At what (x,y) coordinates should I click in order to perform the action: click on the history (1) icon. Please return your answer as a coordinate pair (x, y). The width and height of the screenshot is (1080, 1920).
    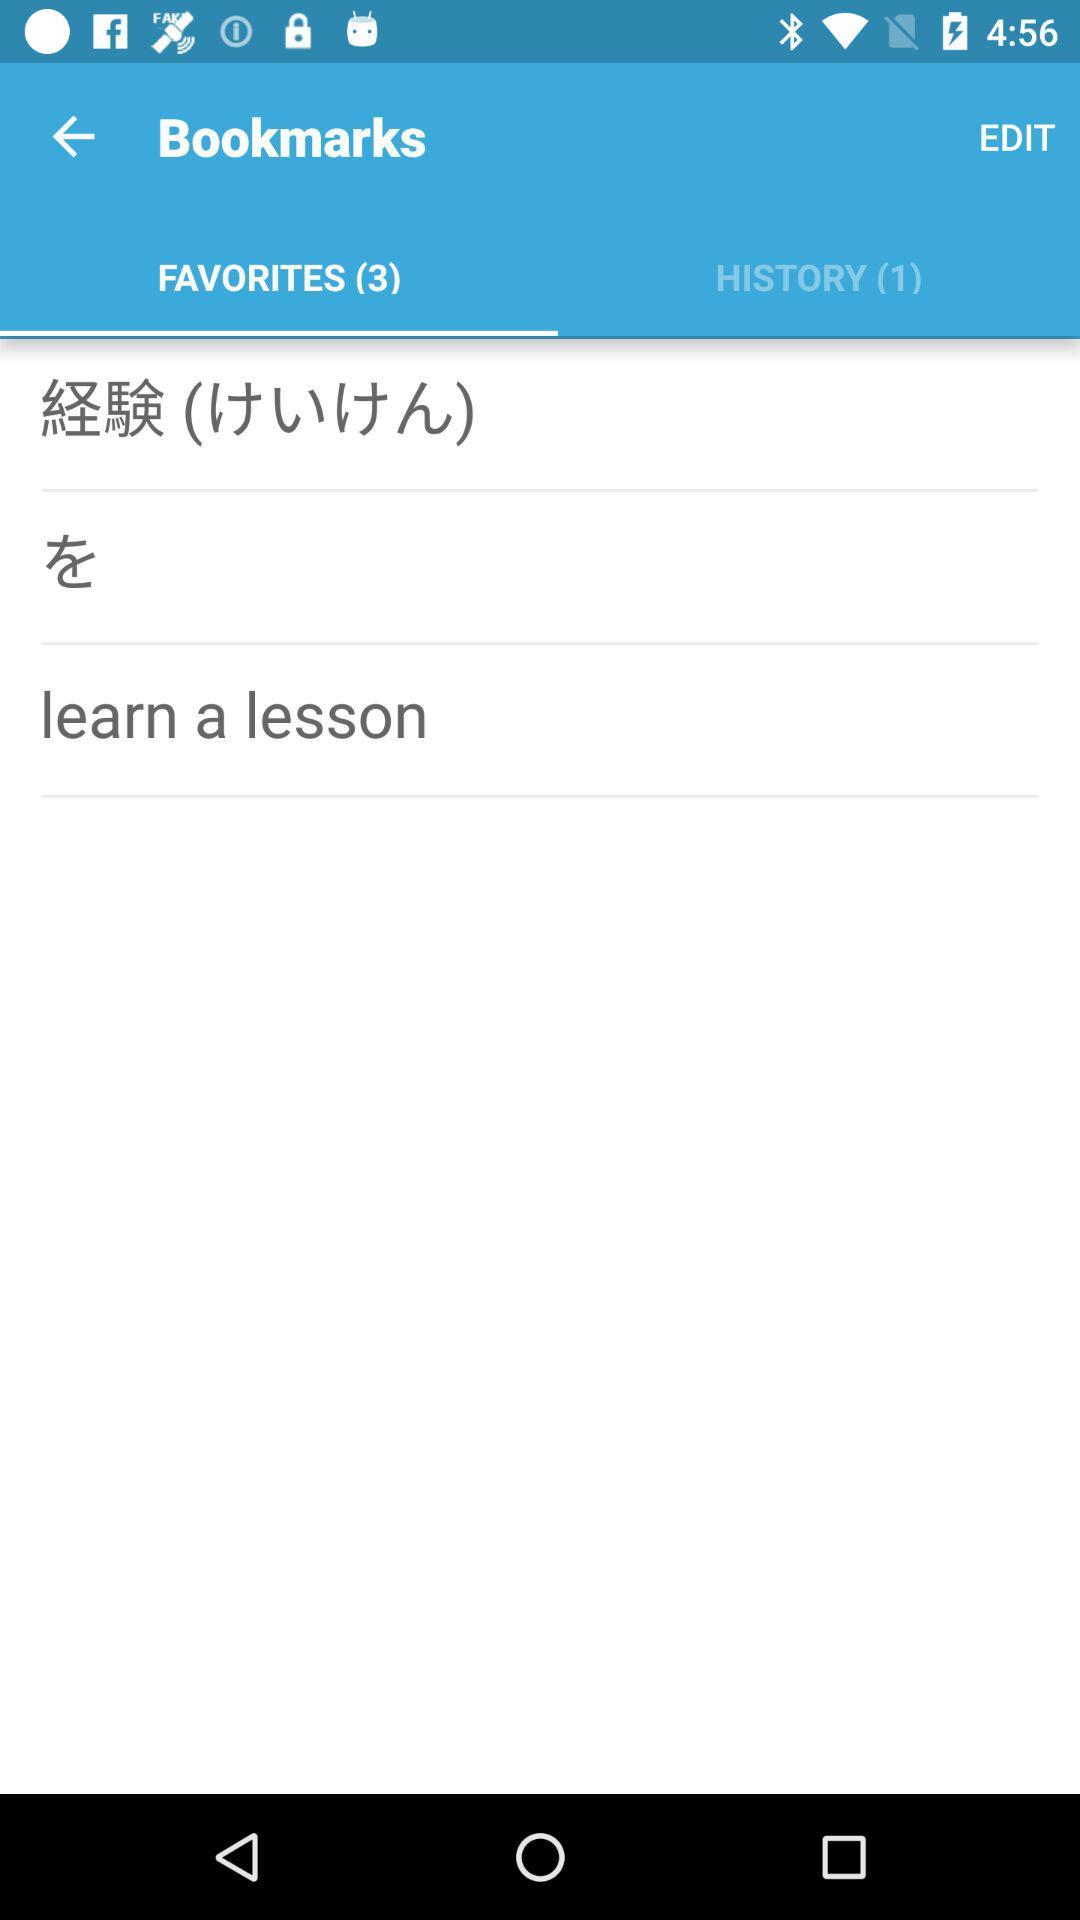
    Looking at the image, I should click on (818, 272).